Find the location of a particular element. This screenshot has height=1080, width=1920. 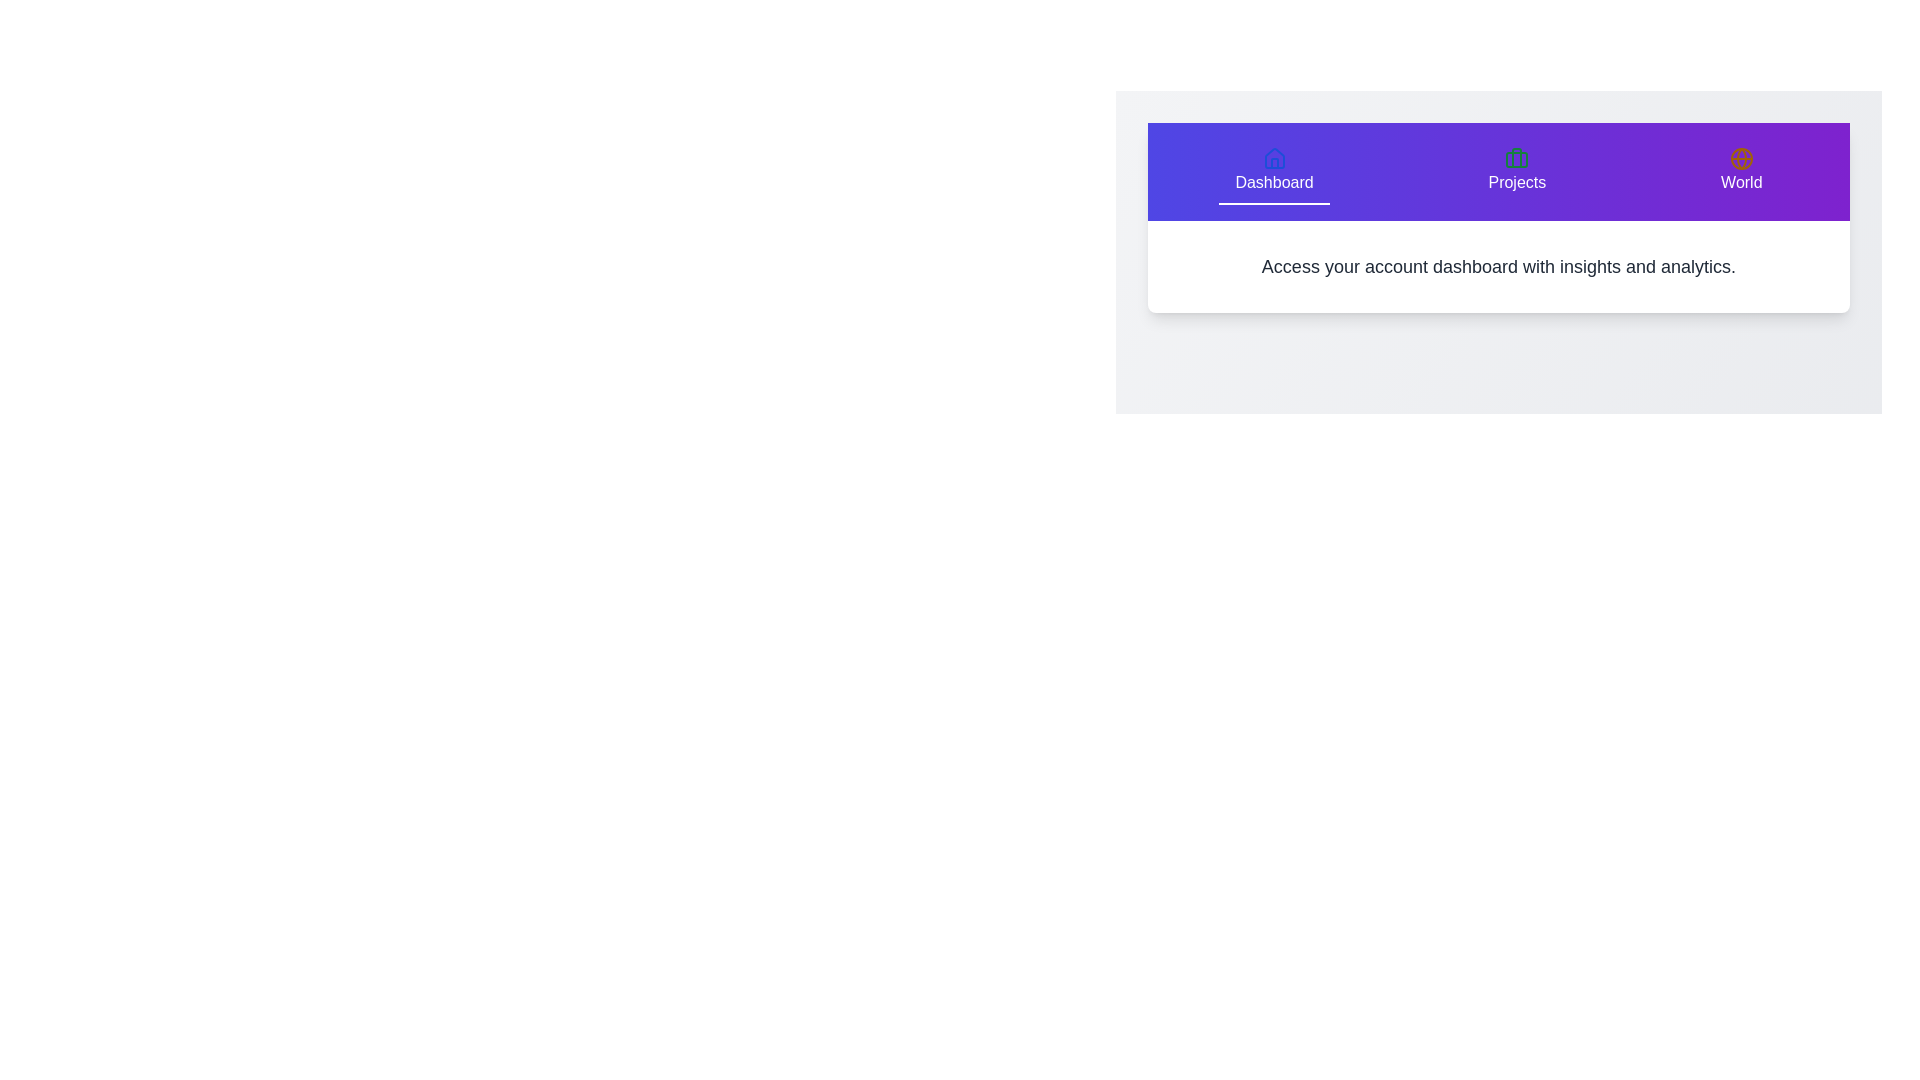

the 'Dashboard' tab to view its content is located at coordinates (1273, 171).